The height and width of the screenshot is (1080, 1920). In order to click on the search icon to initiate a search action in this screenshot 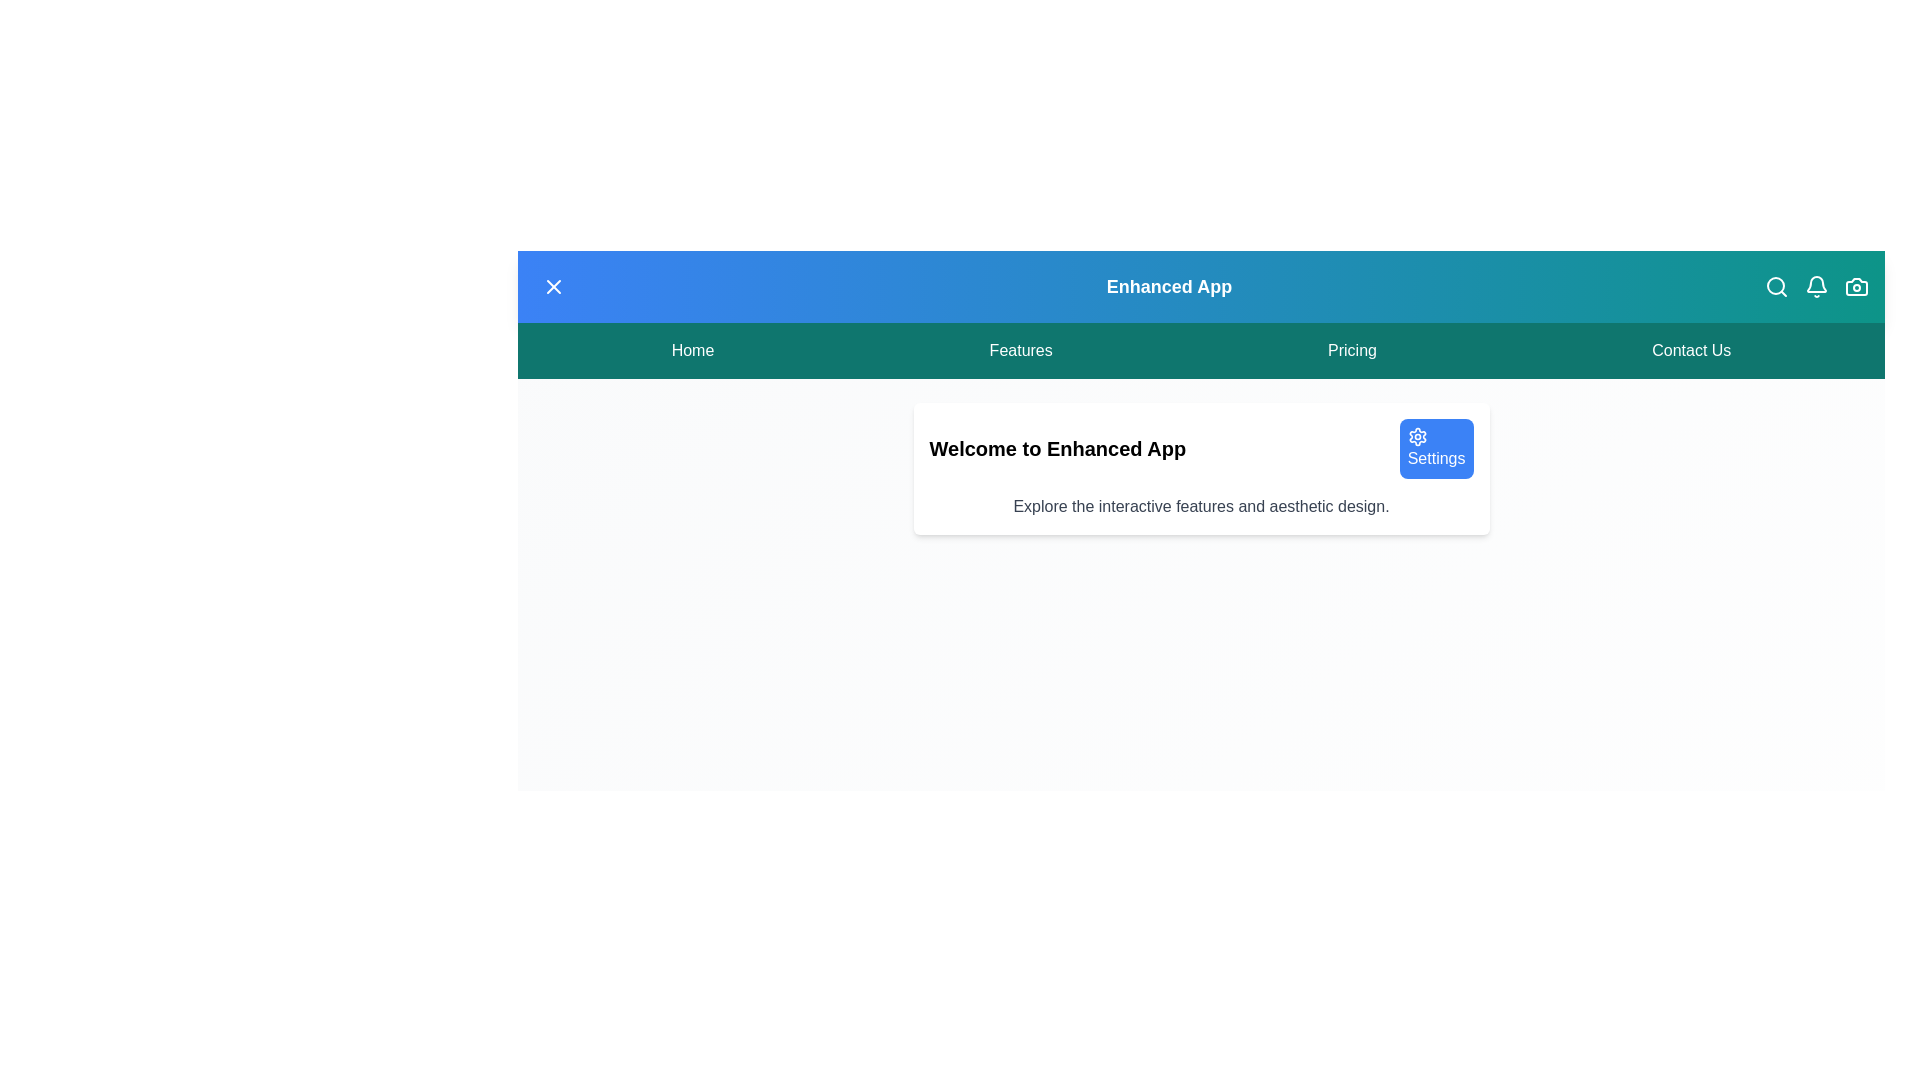, I will do `click(1776, 286)`.